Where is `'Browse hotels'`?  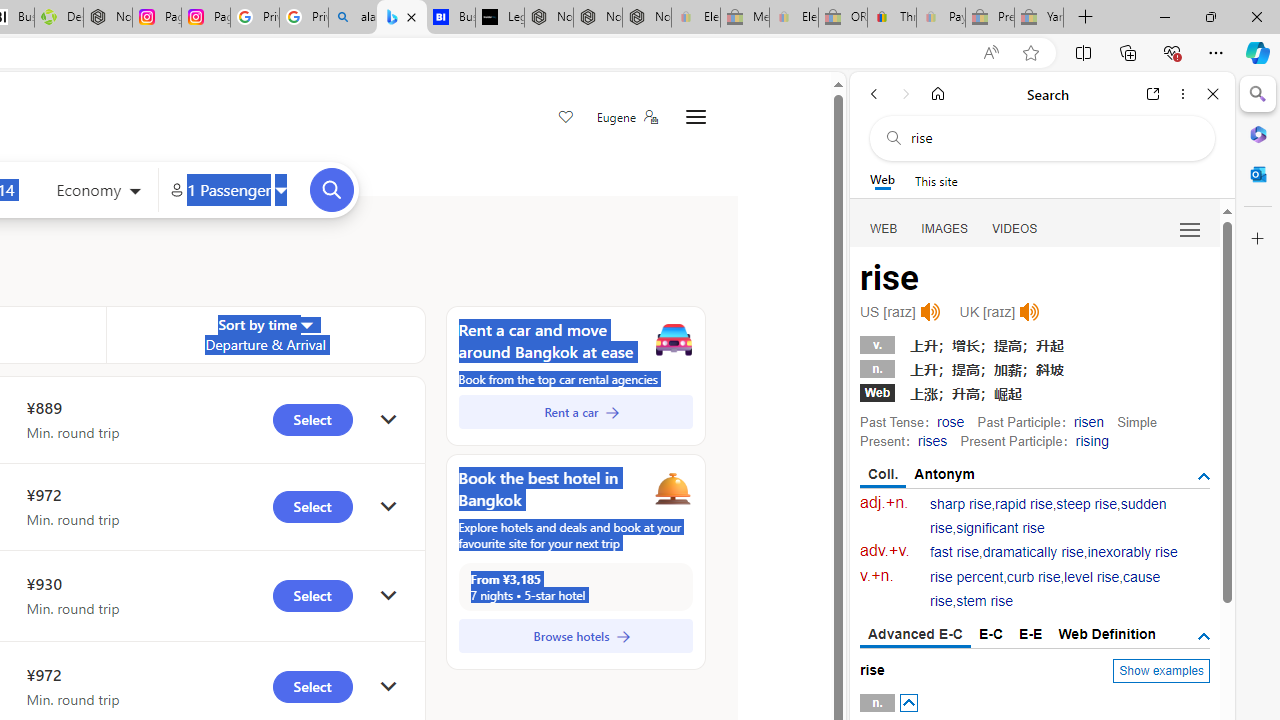
'Browse hotels' is located at coordinates (574, 636).